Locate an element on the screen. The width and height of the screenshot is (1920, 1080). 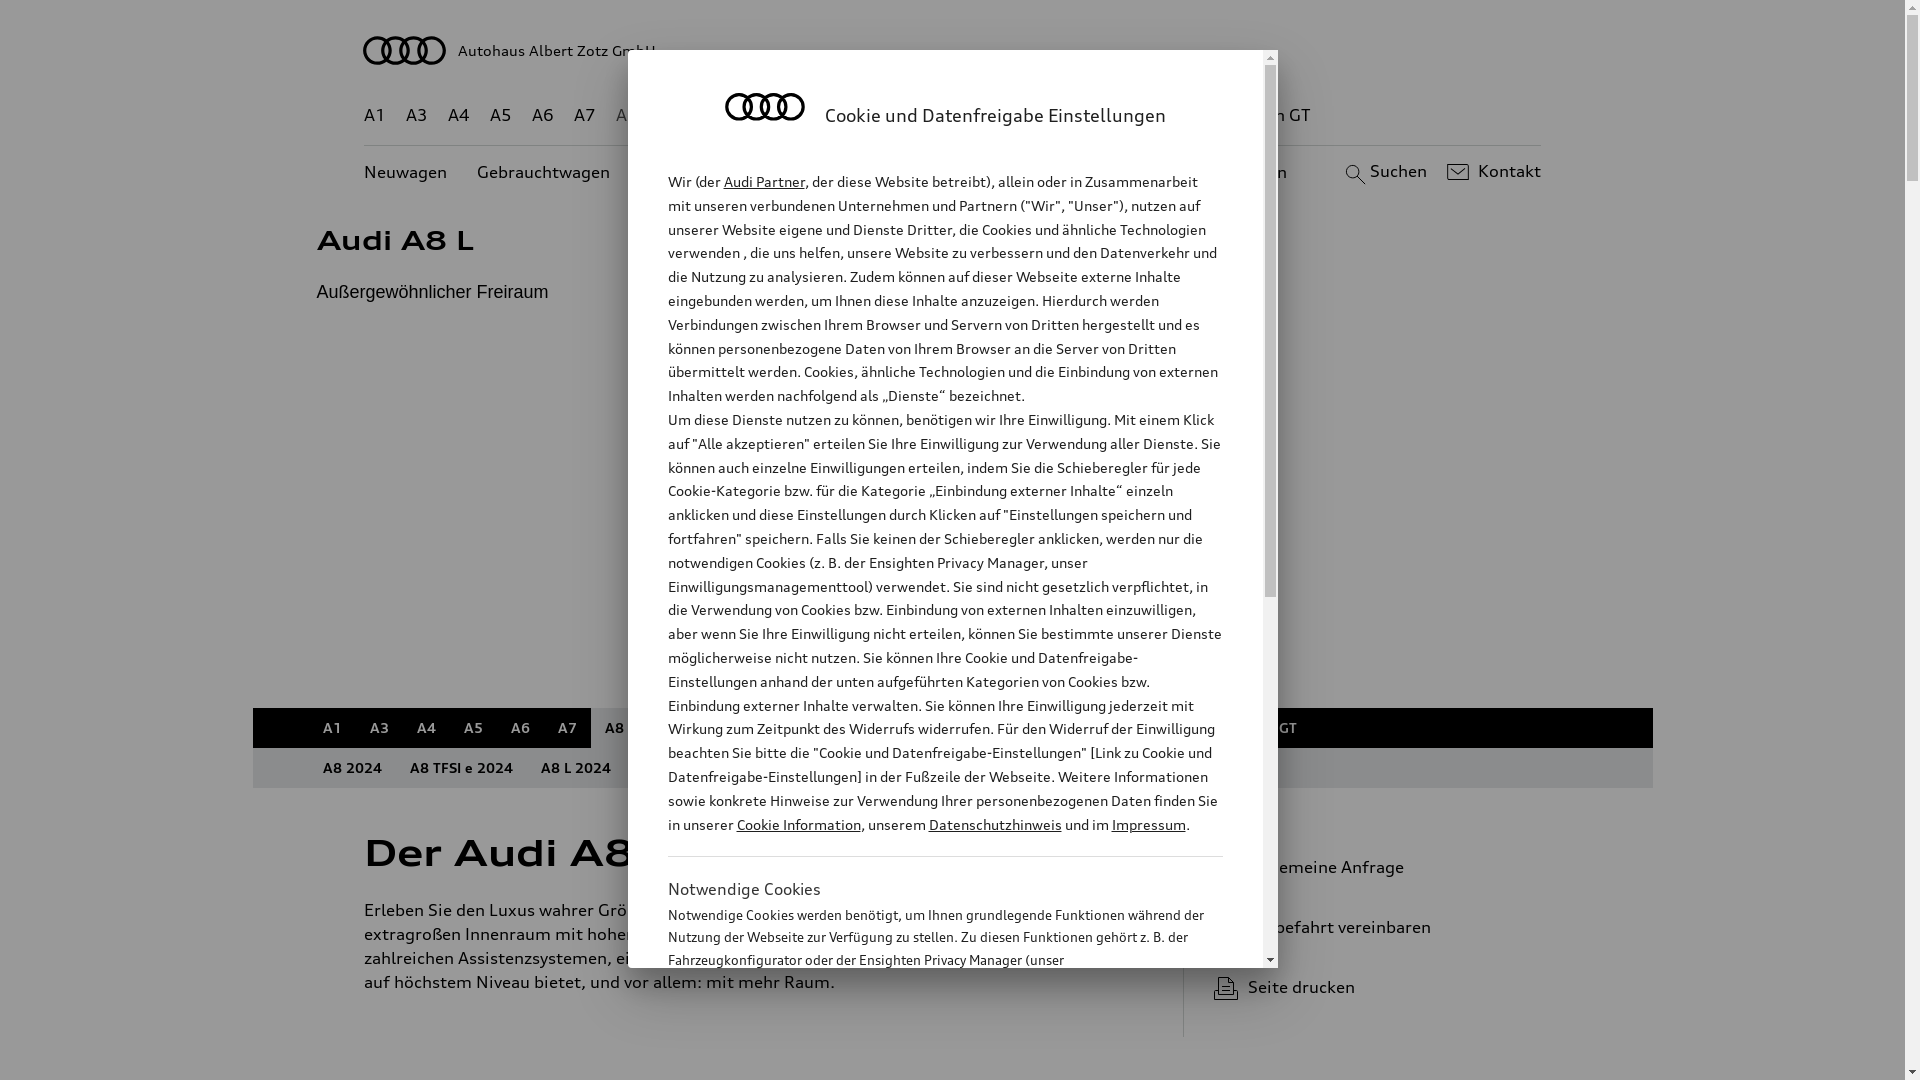
'Datenschutzhinweis' is located at coordinates (994, 824).